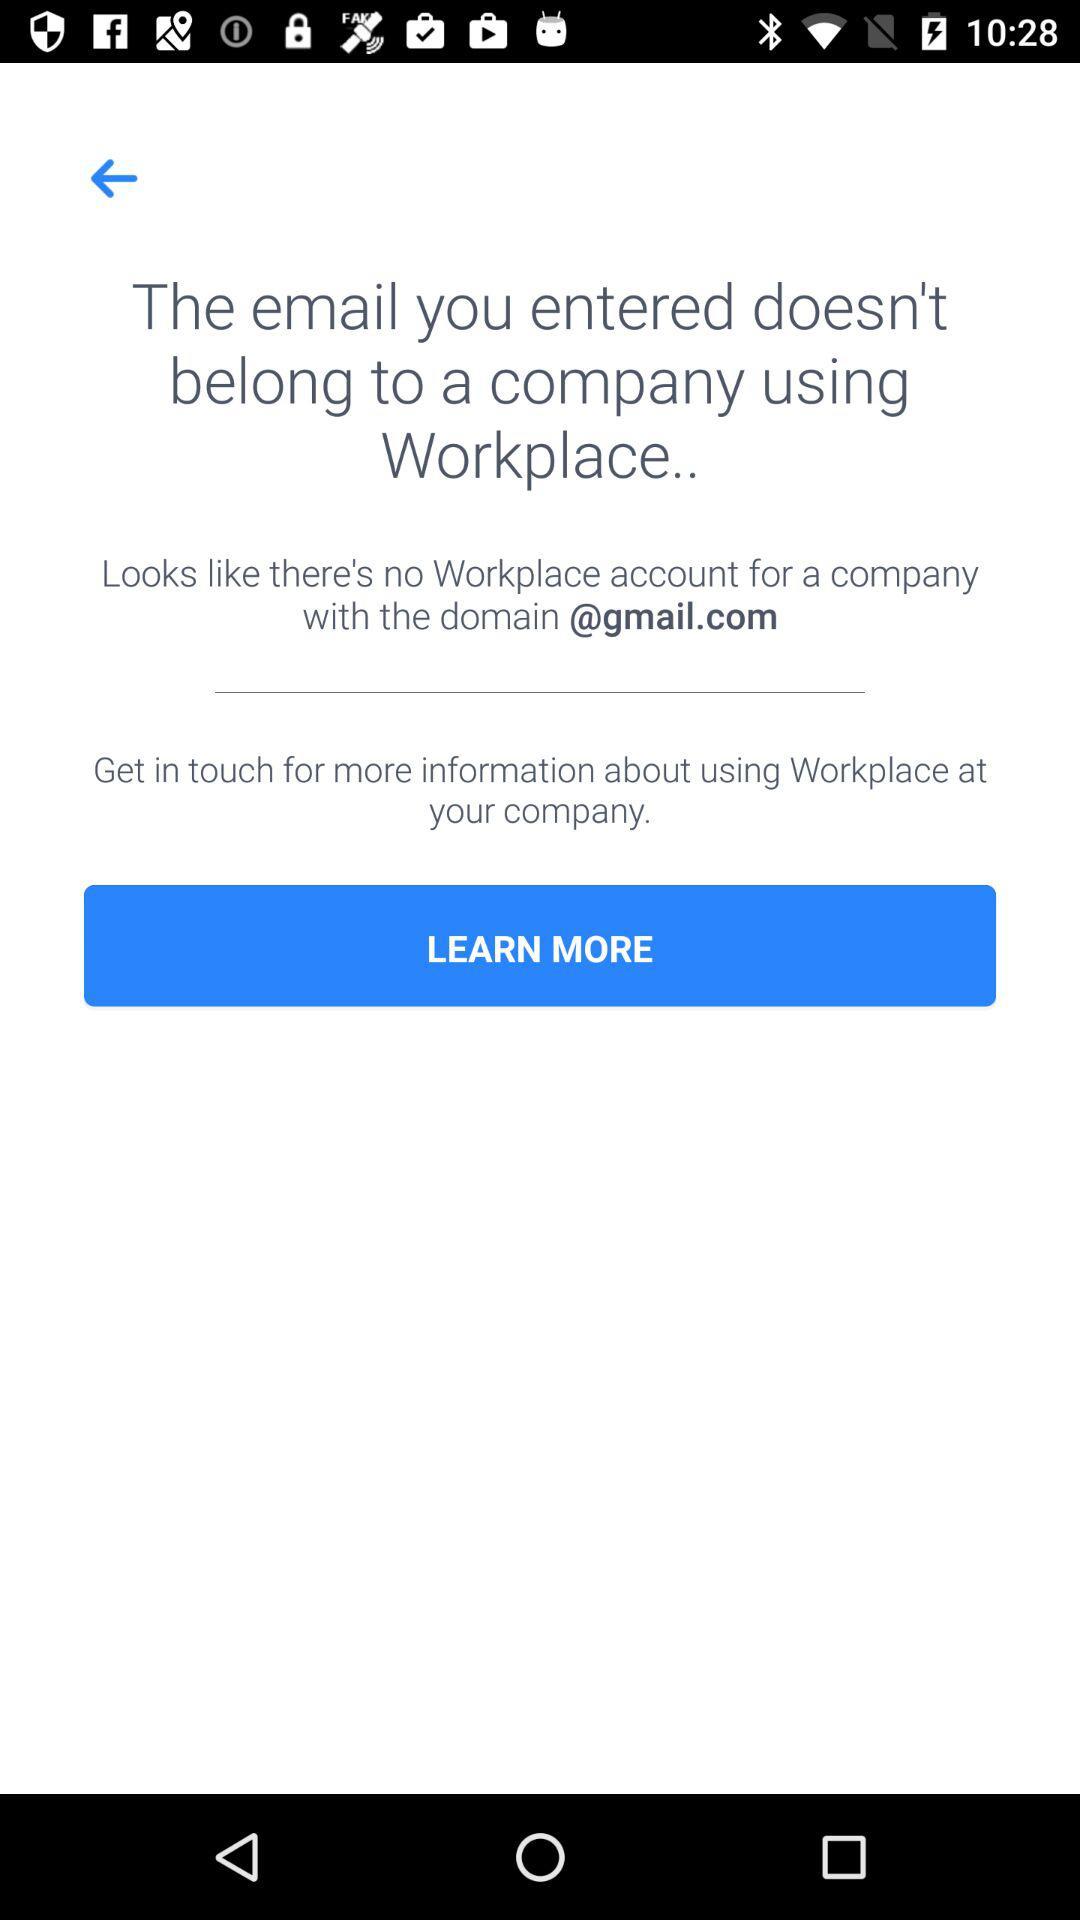 Image resolution: width=1080 pixels, height=1920 pixels. Describe the element at coordinates (115, 178) in the screenshot. I see `icon at the top left corner` at that location.